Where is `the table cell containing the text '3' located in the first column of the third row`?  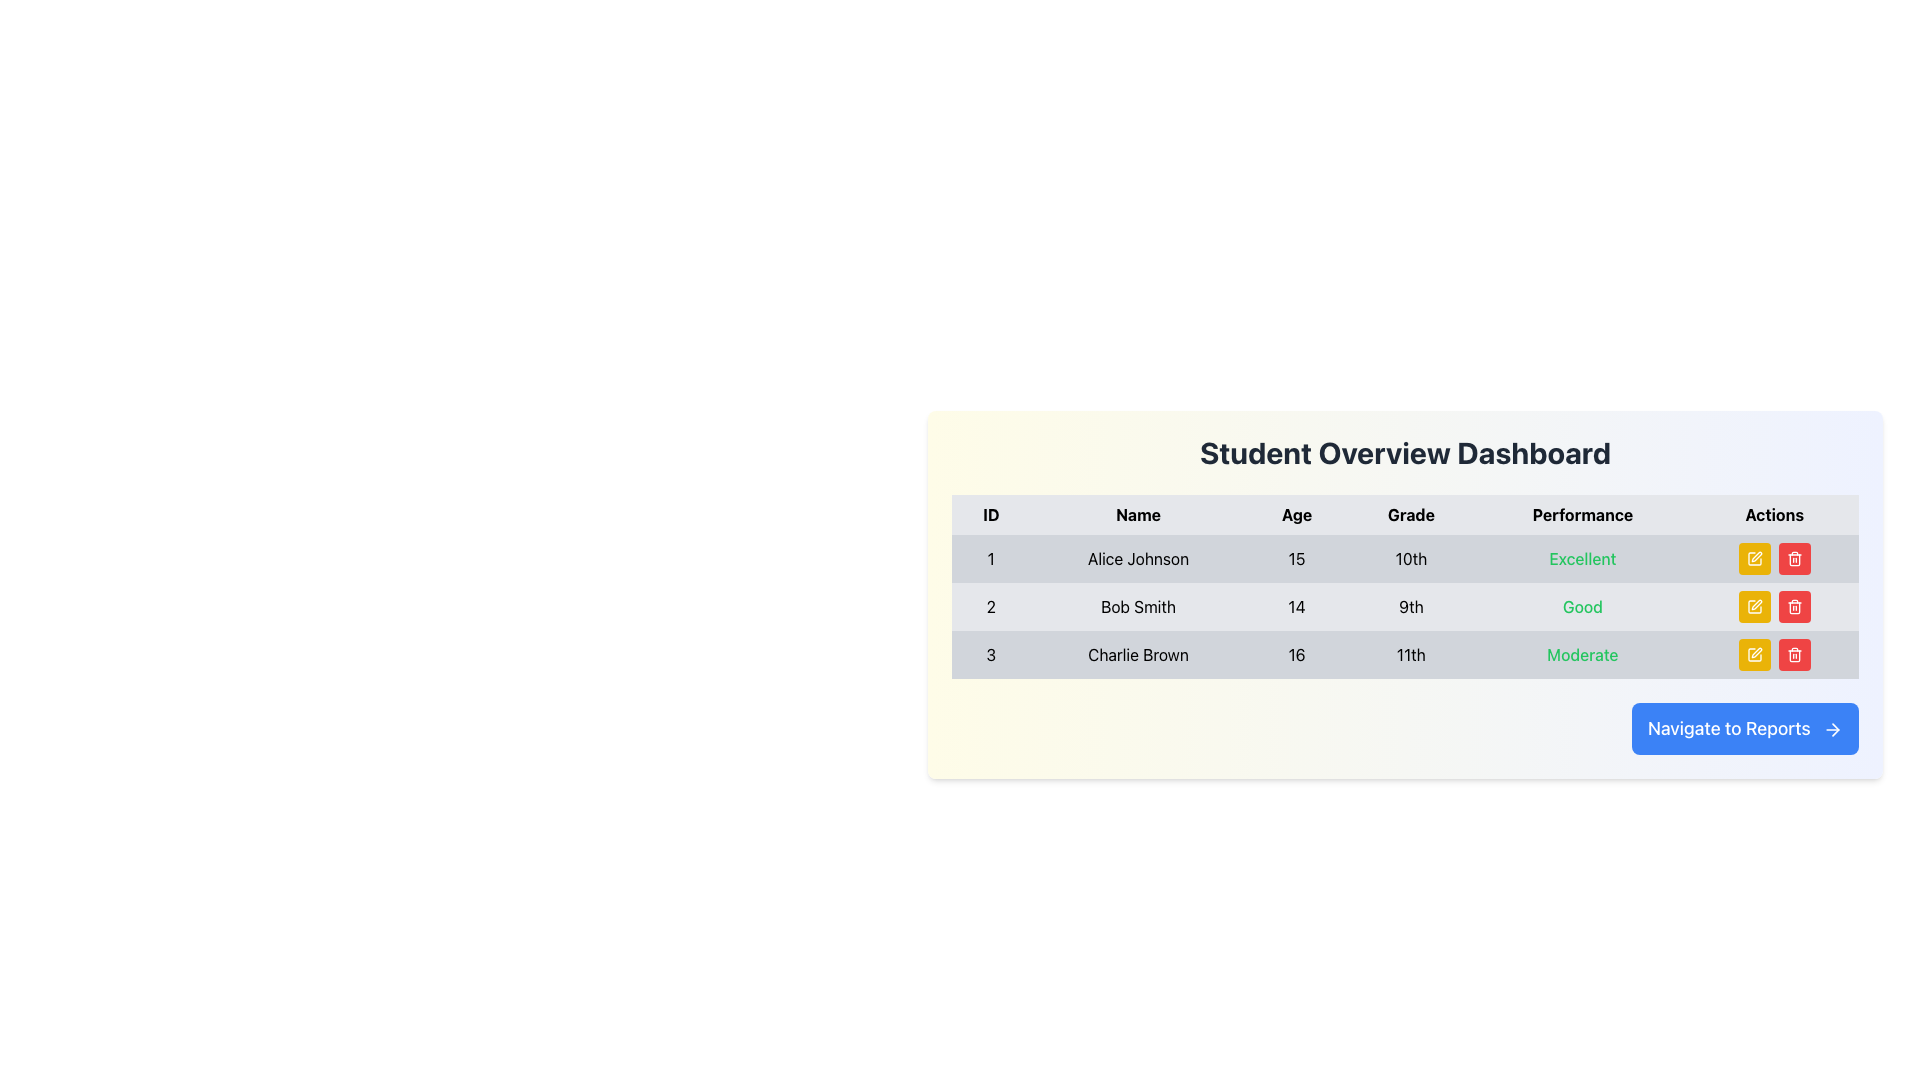 the table cell containing the text '3' located in the first column of the third row is located at coordinates (990, 655).